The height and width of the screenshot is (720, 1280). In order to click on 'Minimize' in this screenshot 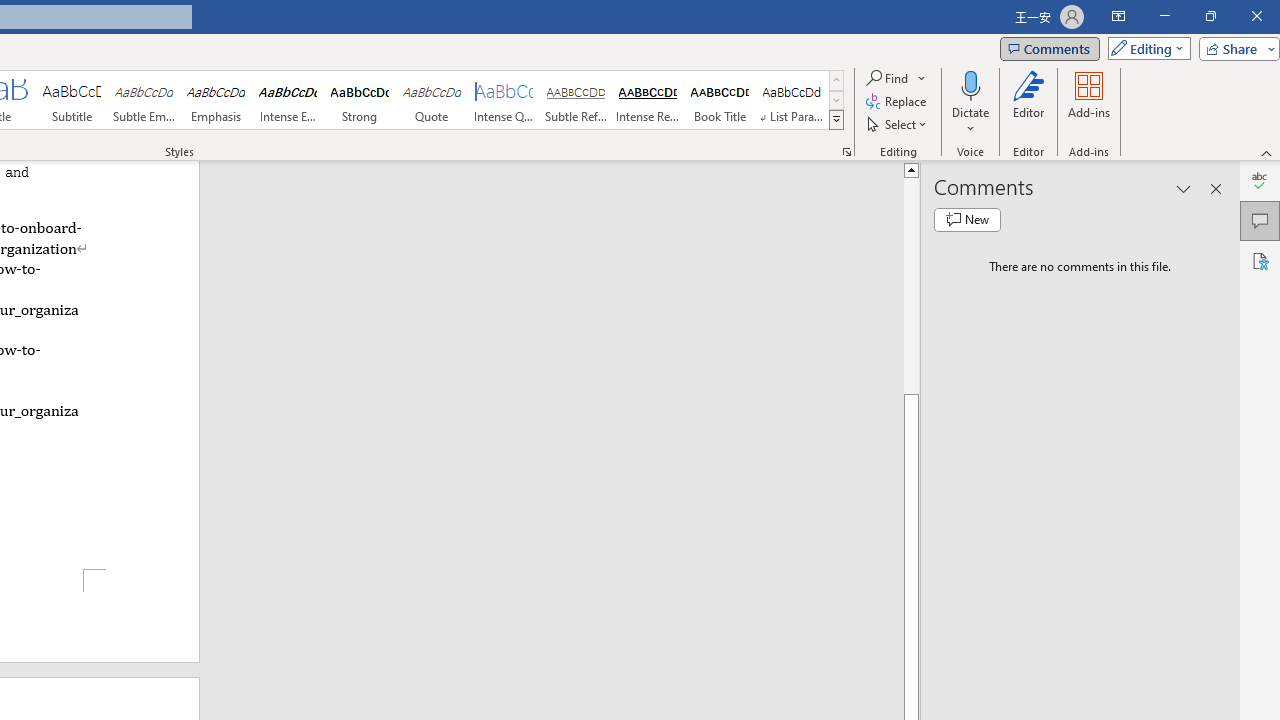, I will do `click(1164, 16)`.